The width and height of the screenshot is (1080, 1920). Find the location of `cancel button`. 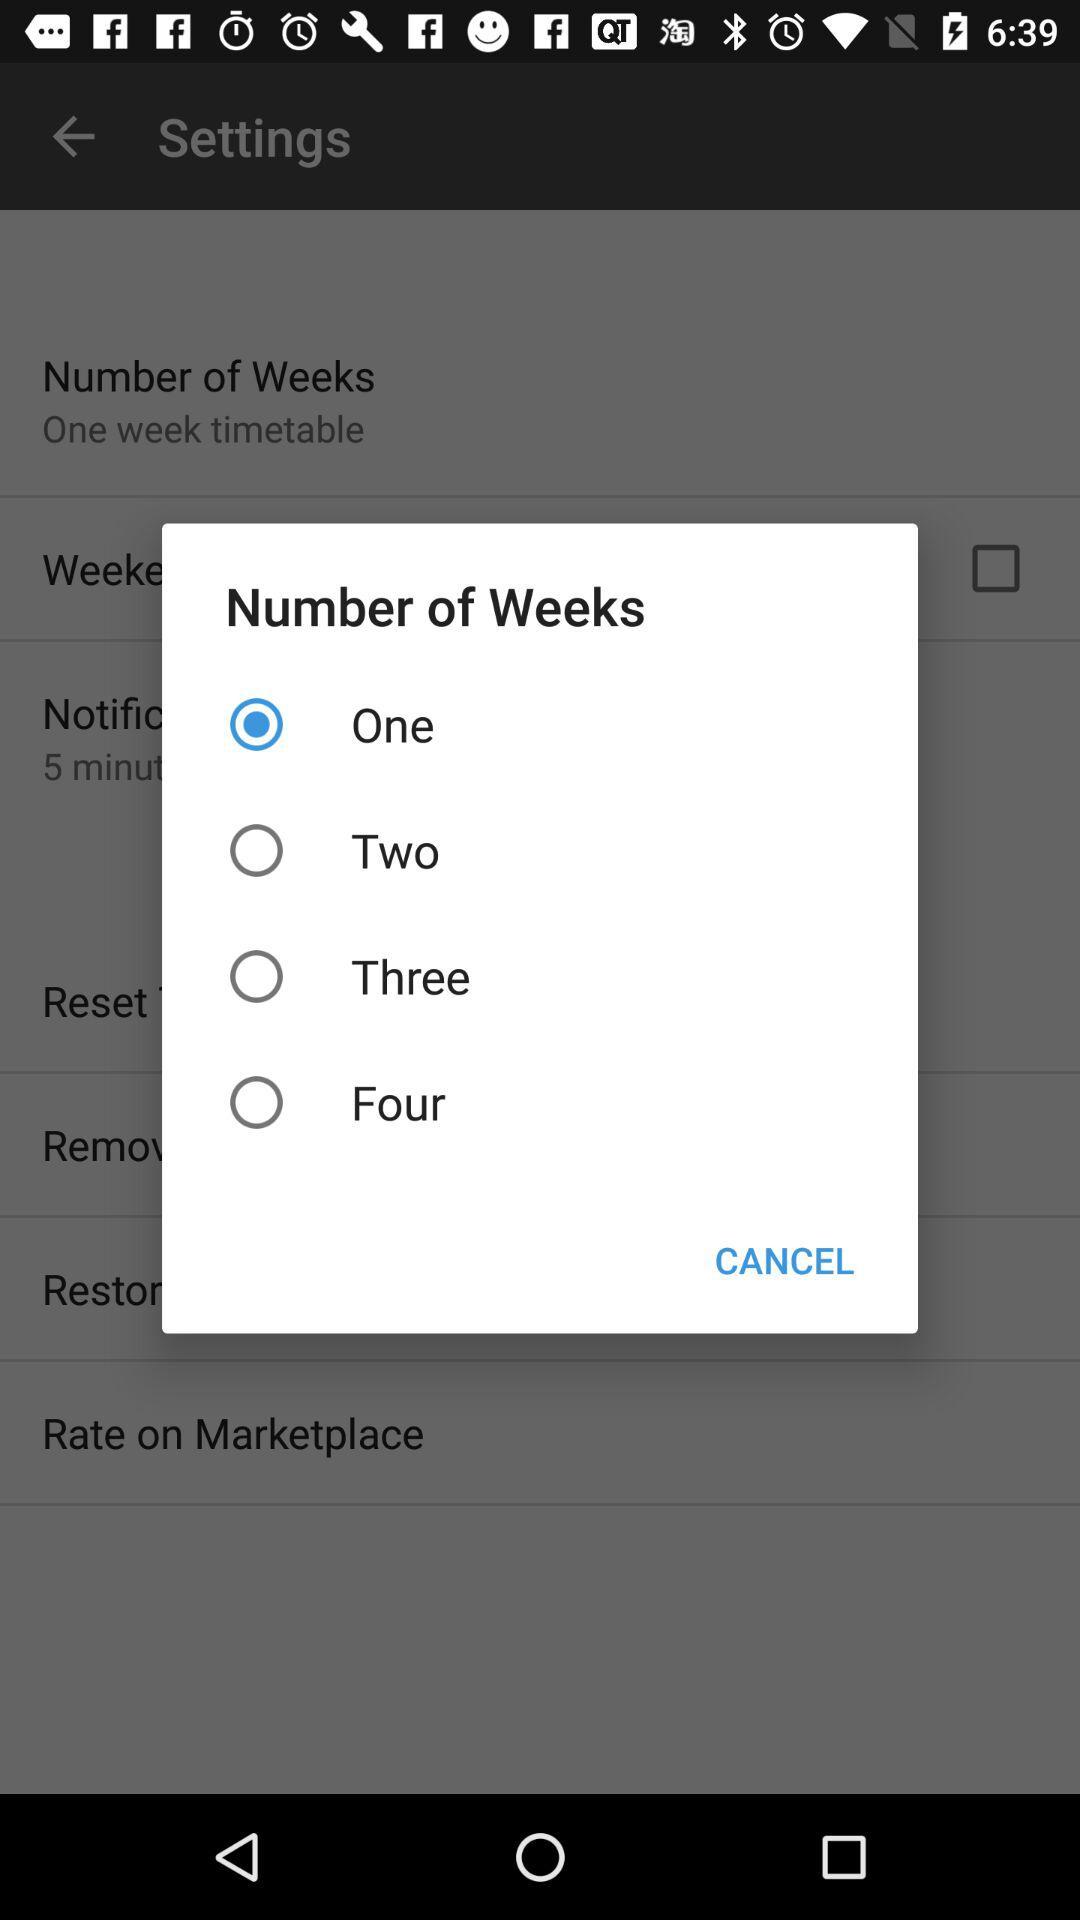

cancel button is located at coordinates (783, 1258).